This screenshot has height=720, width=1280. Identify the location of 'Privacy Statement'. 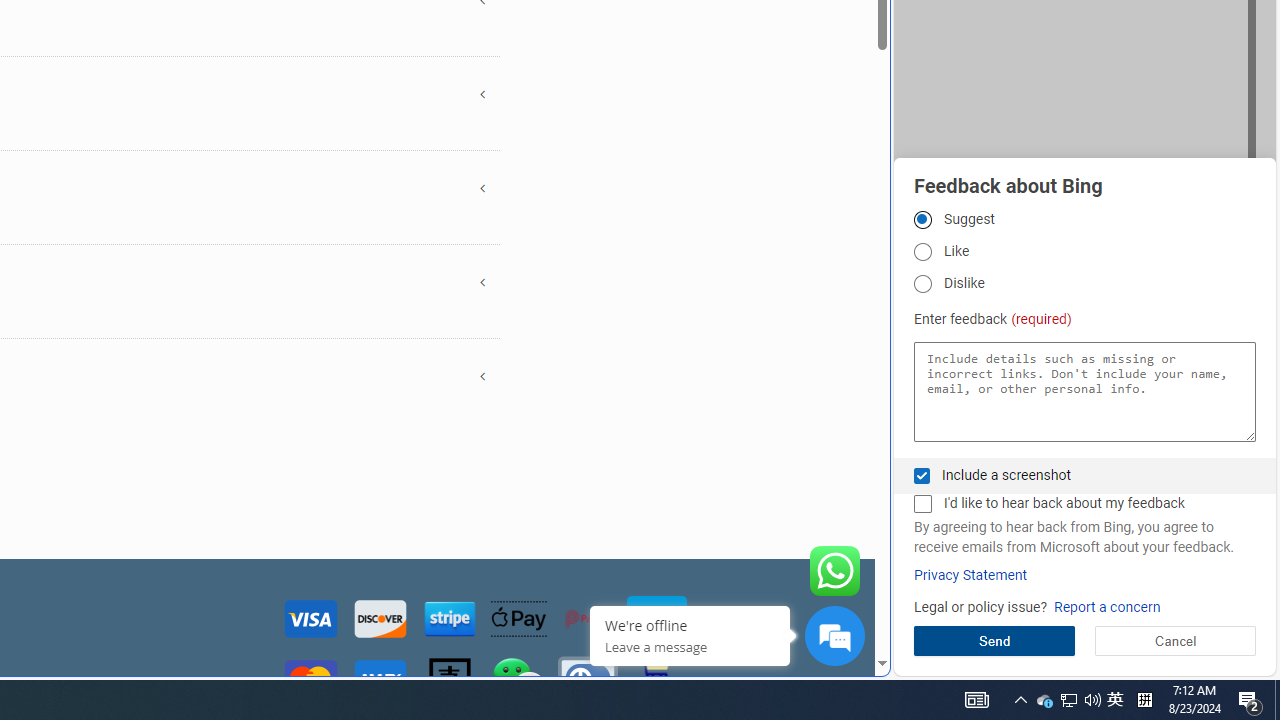
(970, 575).